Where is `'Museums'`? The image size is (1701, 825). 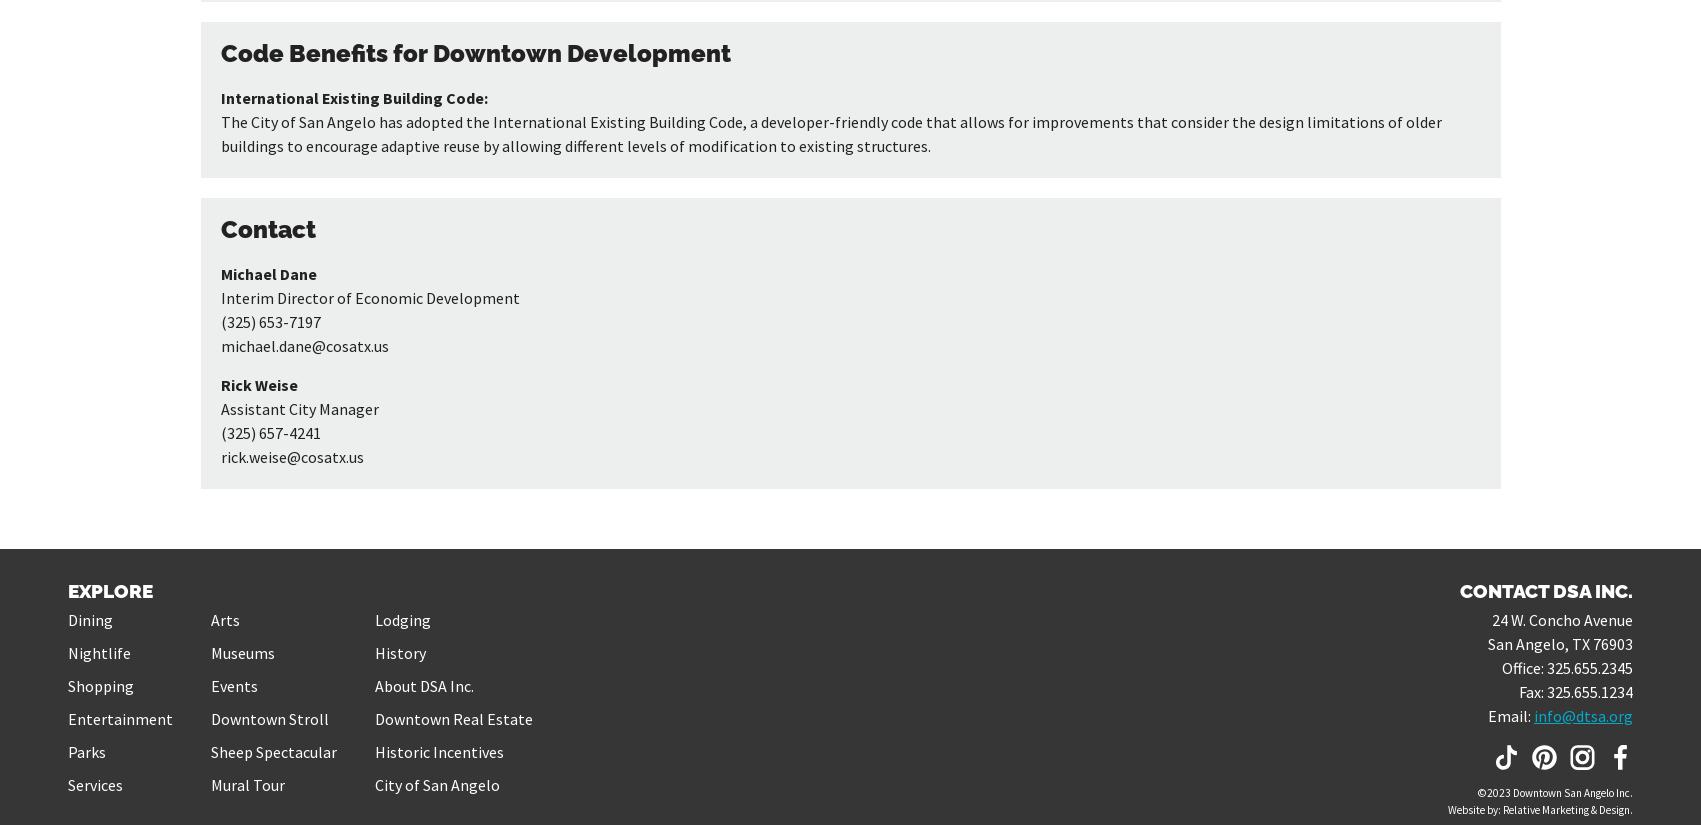 'Museums' is located at coordinates (243, 651).